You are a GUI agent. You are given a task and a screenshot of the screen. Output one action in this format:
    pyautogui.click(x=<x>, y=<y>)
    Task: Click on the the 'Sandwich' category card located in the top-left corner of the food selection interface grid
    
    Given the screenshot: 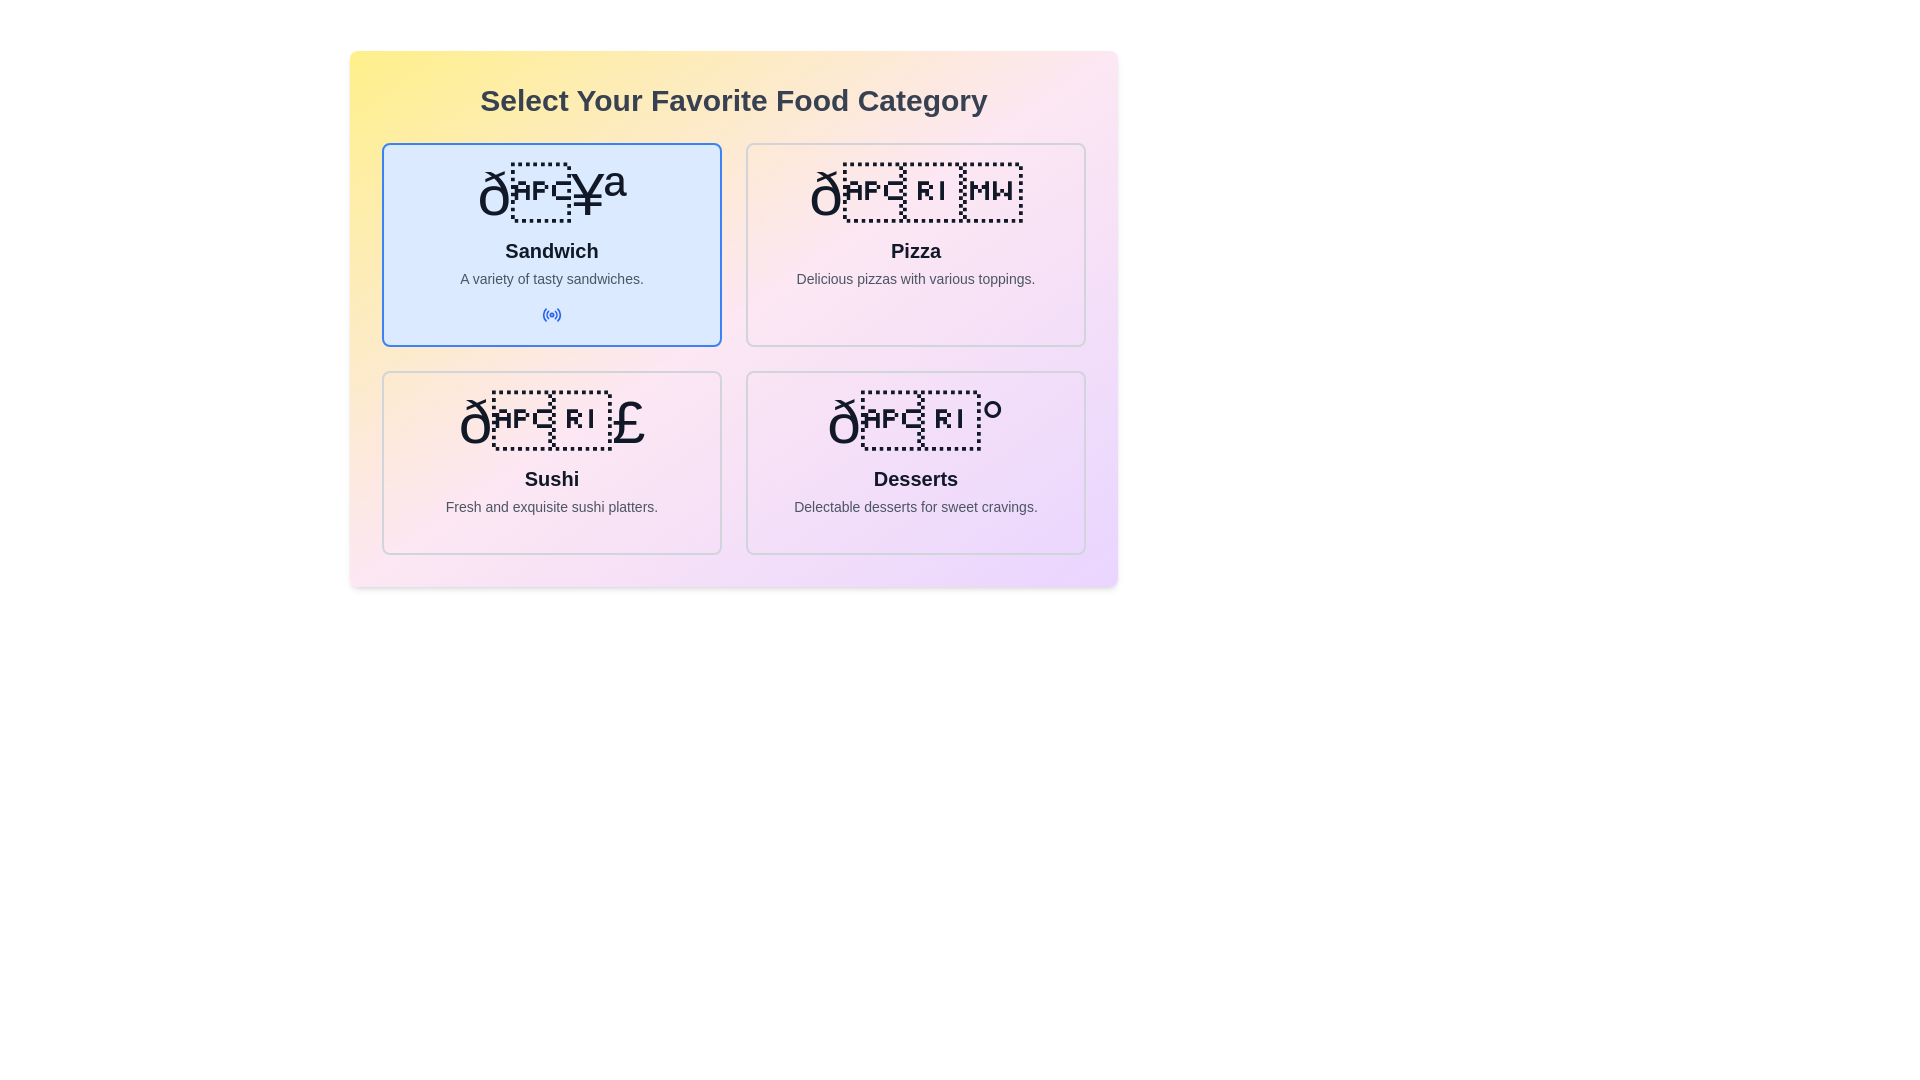 What is the action you would take?
    pyautogui.click(x=552, y=244)
    